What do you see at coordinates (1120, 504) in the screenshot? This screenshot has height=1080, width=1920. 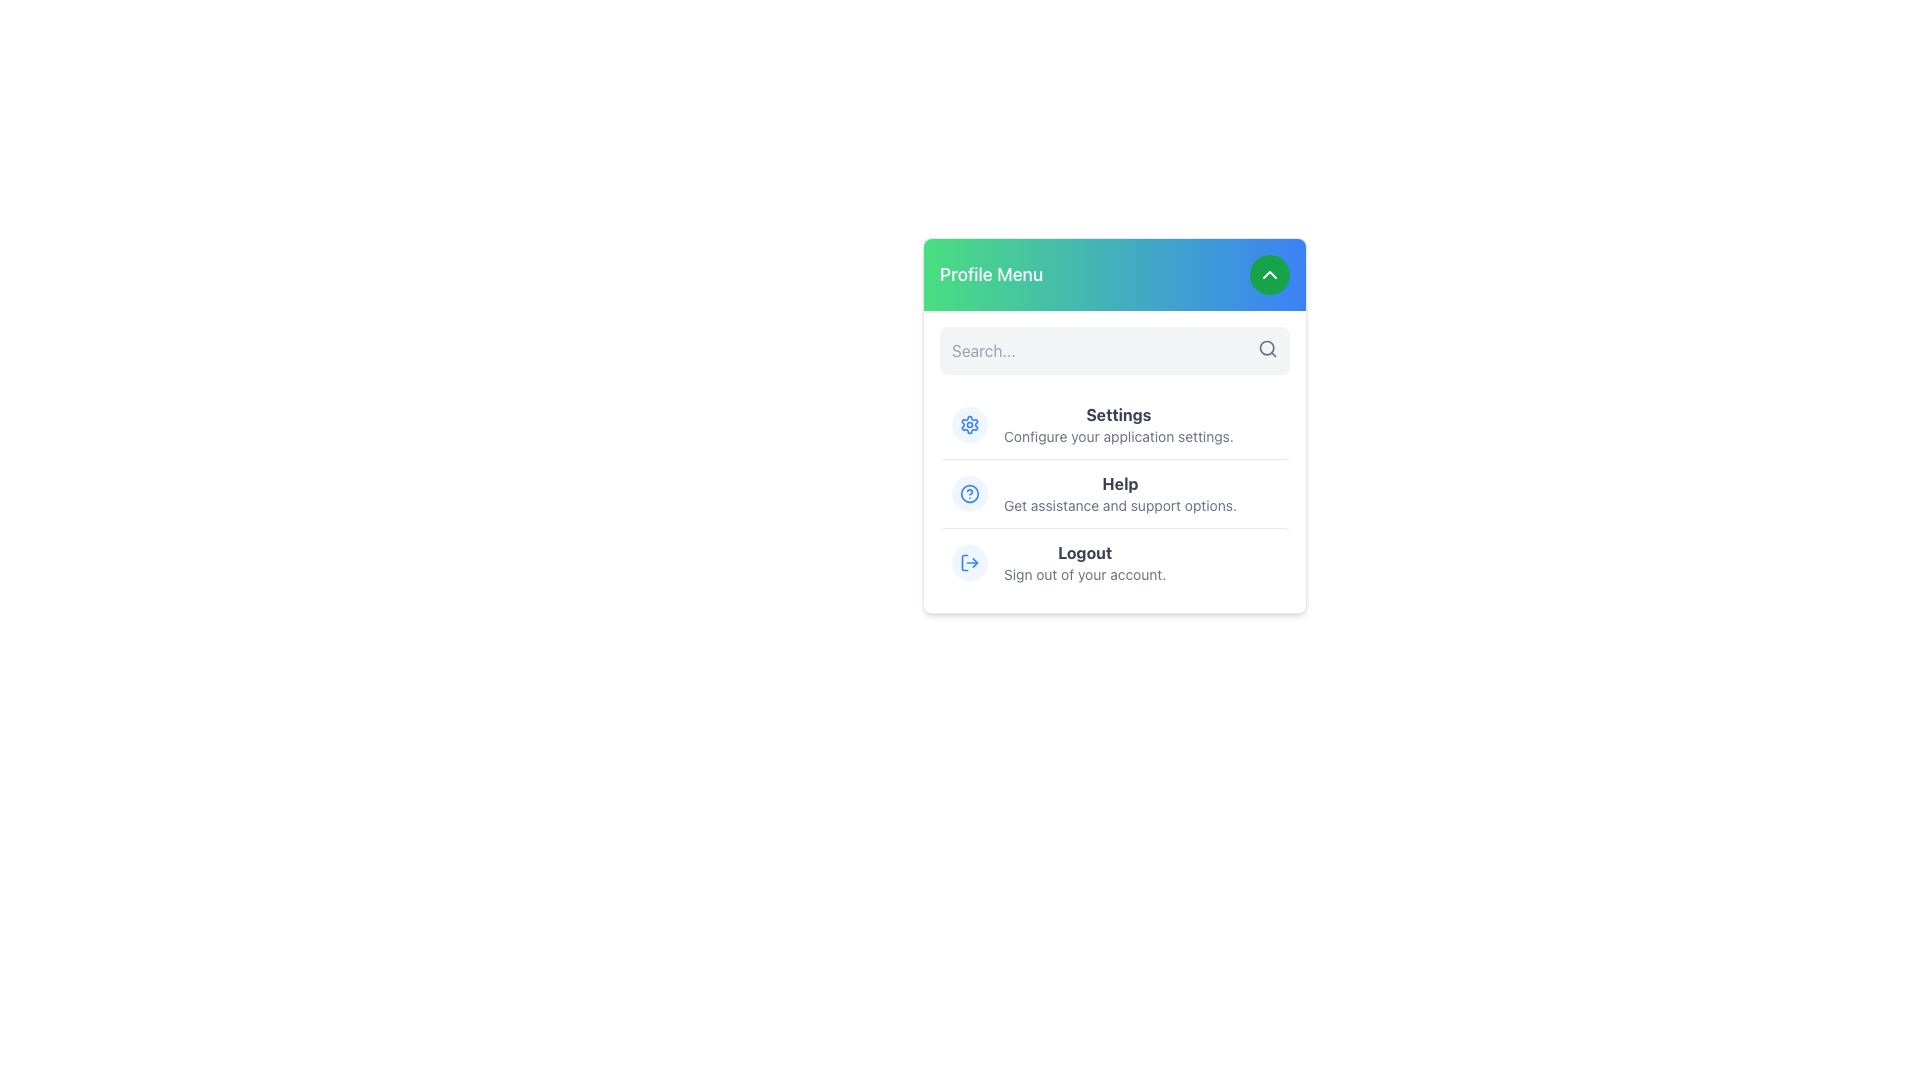 I see `the text label displaying 'Get assistance and support options.' located below the 'Help' label in the profile menu` at bounding box center [1120, 504].